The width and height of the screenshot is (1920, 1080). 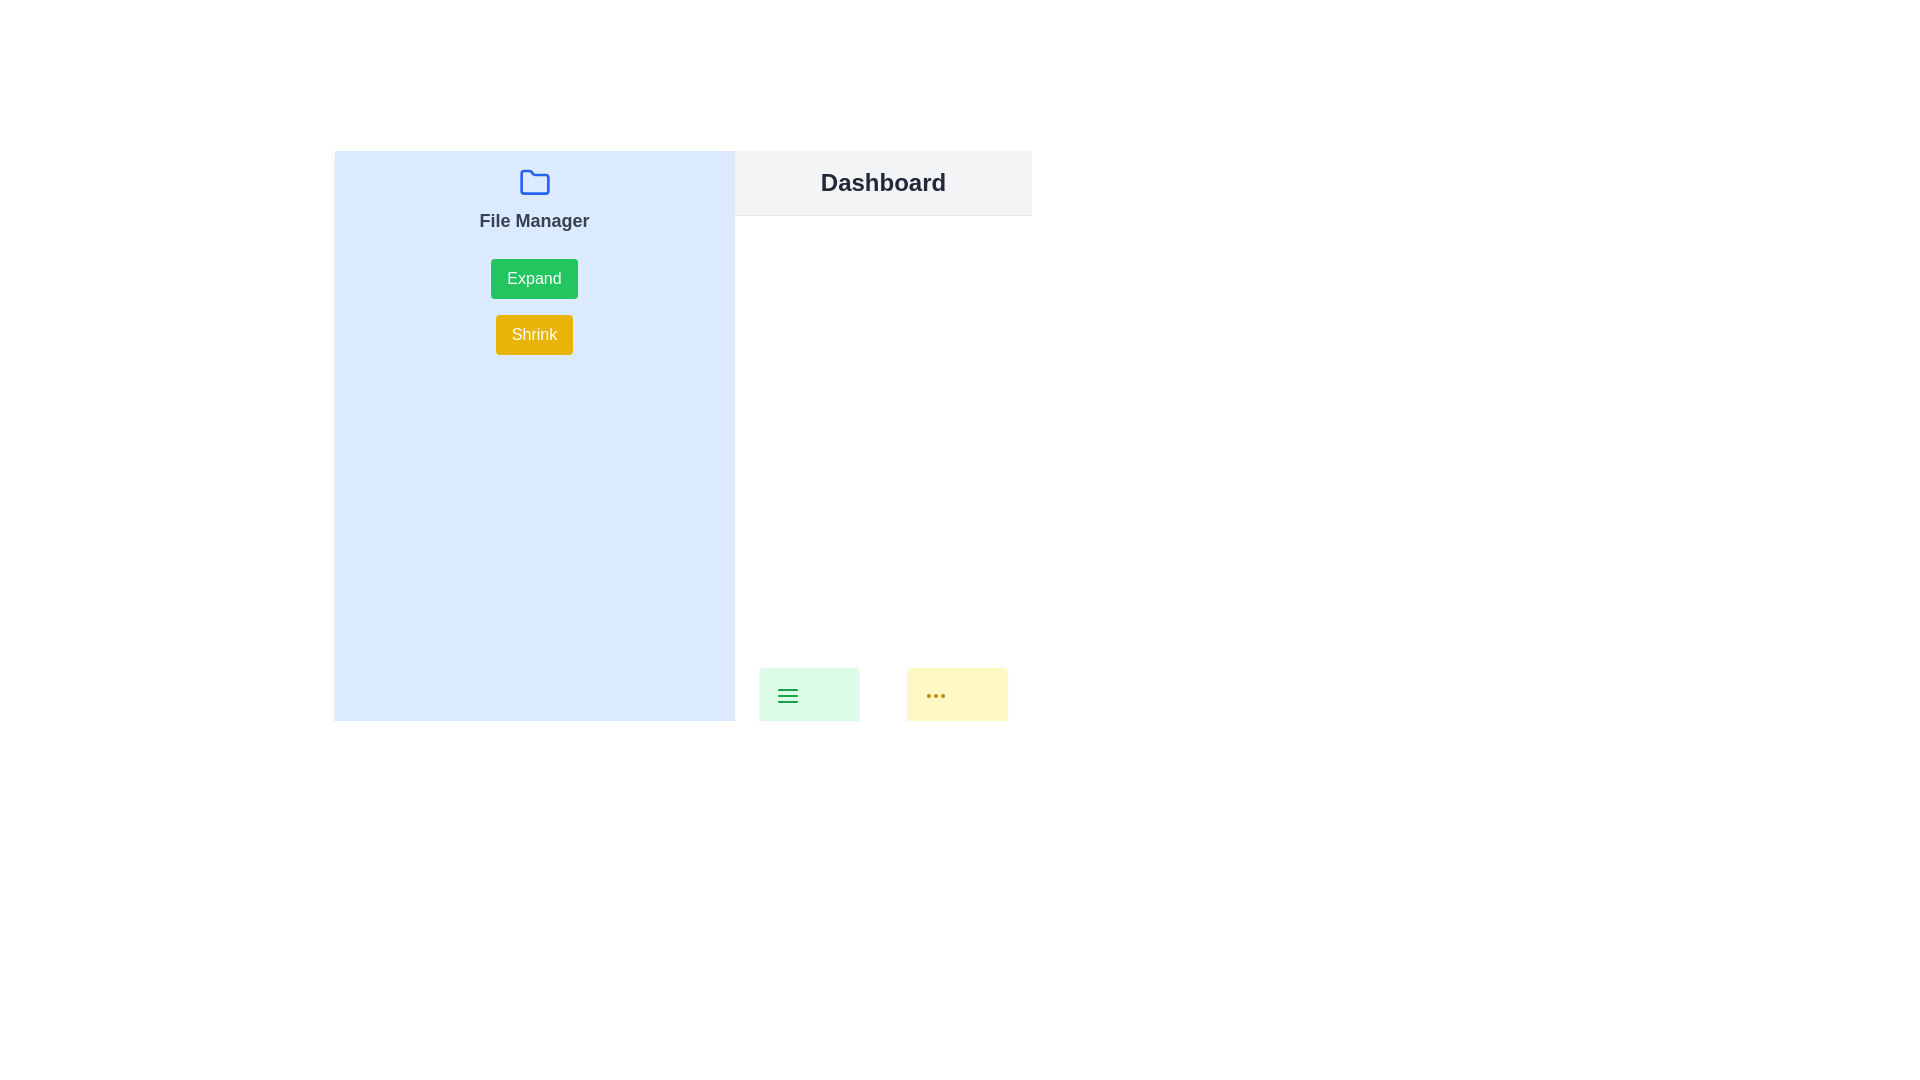 I want to click on the graphical folder icon with blue outlines, located above the 'File Manager' label, so click(x=534, y=182).